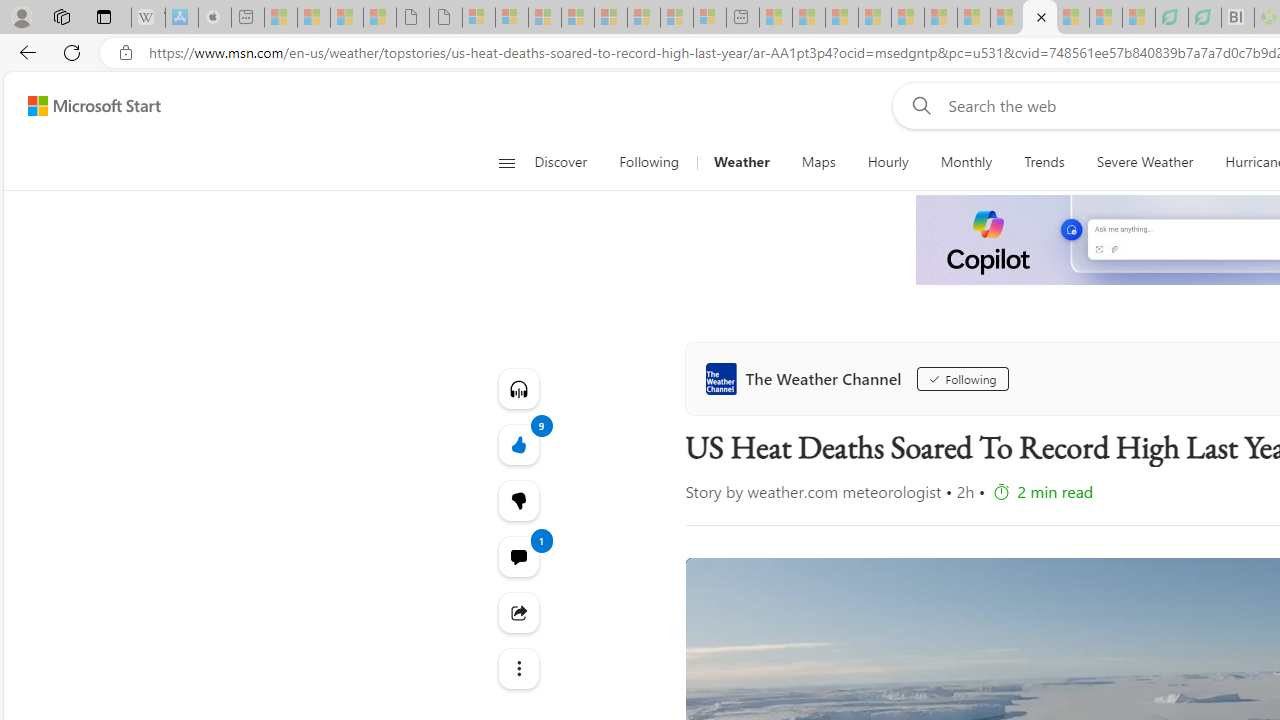 The image size is (1280, 720). What do you see at coordinates (966, 162) in the screenshot?
I see `'Monthly'` at bounding box center [966, 162].